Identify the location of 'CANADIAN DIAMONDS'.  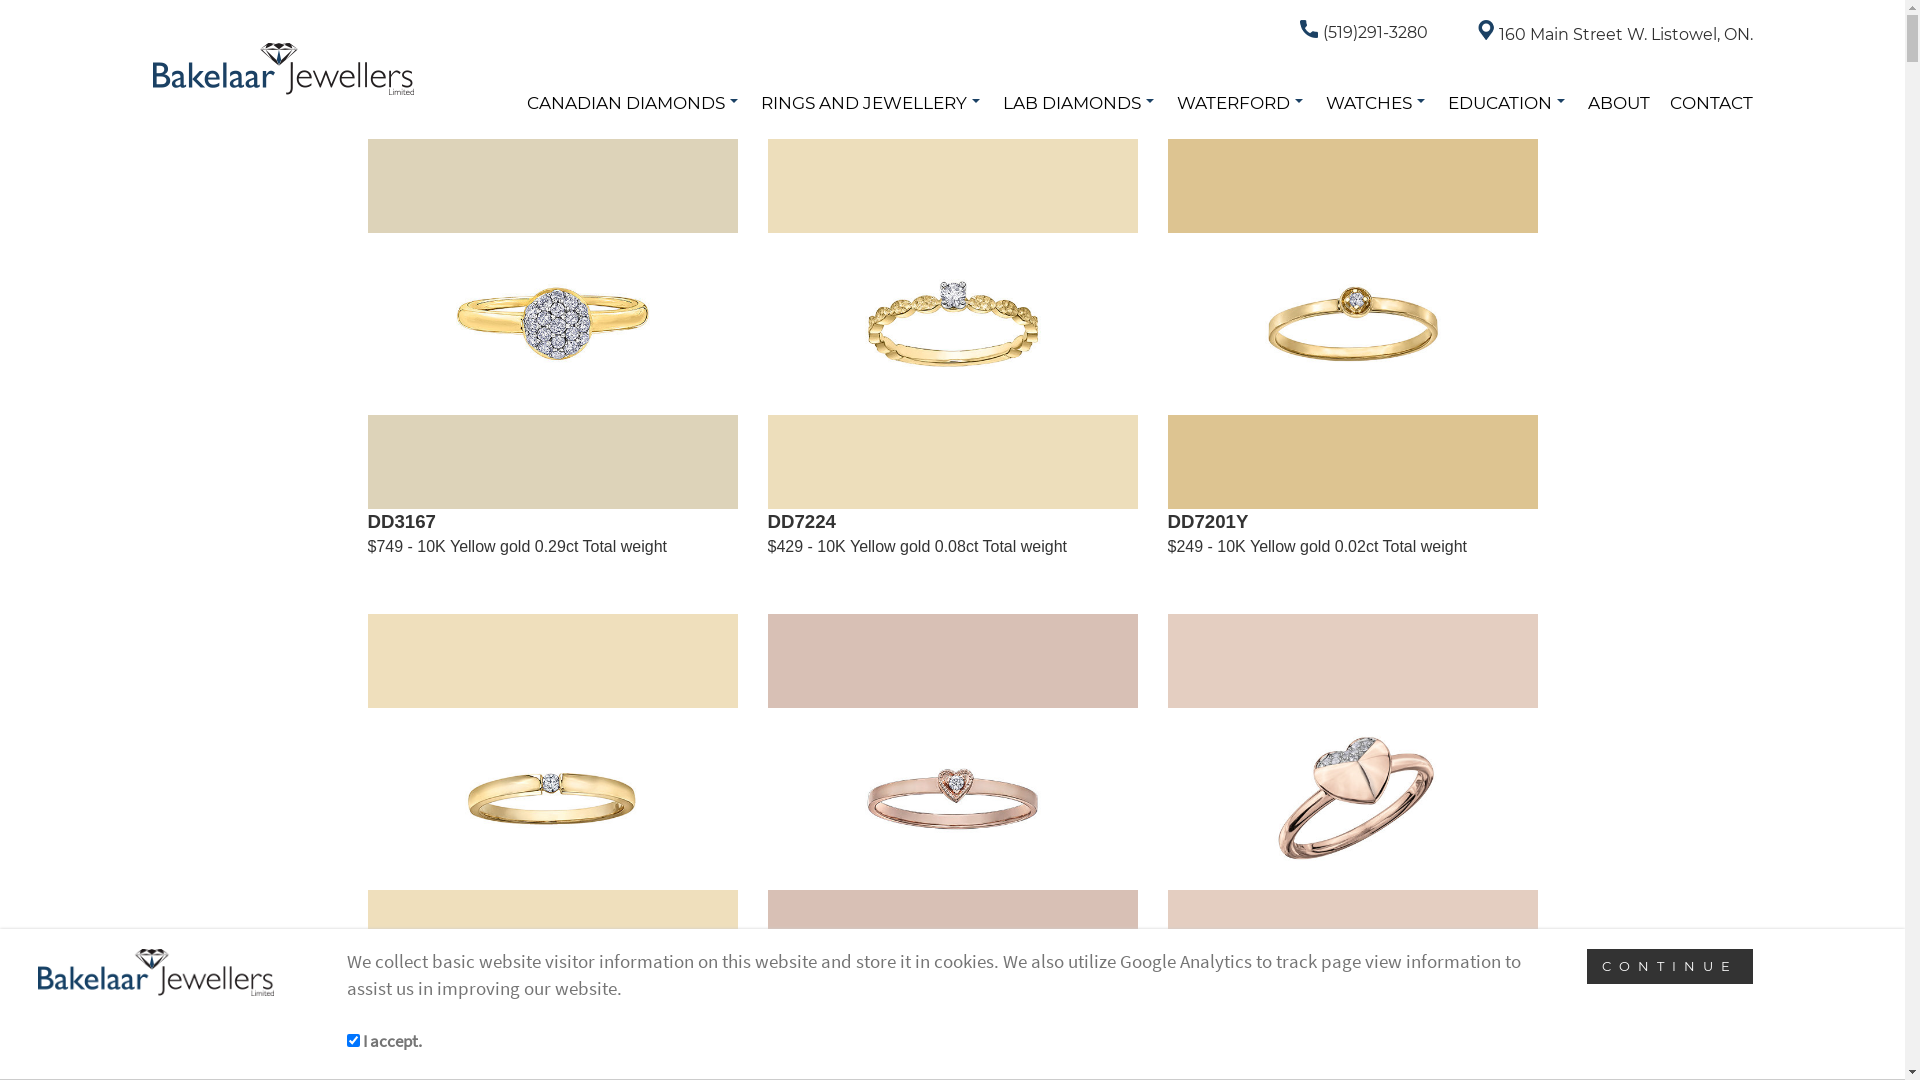
(632, 103).